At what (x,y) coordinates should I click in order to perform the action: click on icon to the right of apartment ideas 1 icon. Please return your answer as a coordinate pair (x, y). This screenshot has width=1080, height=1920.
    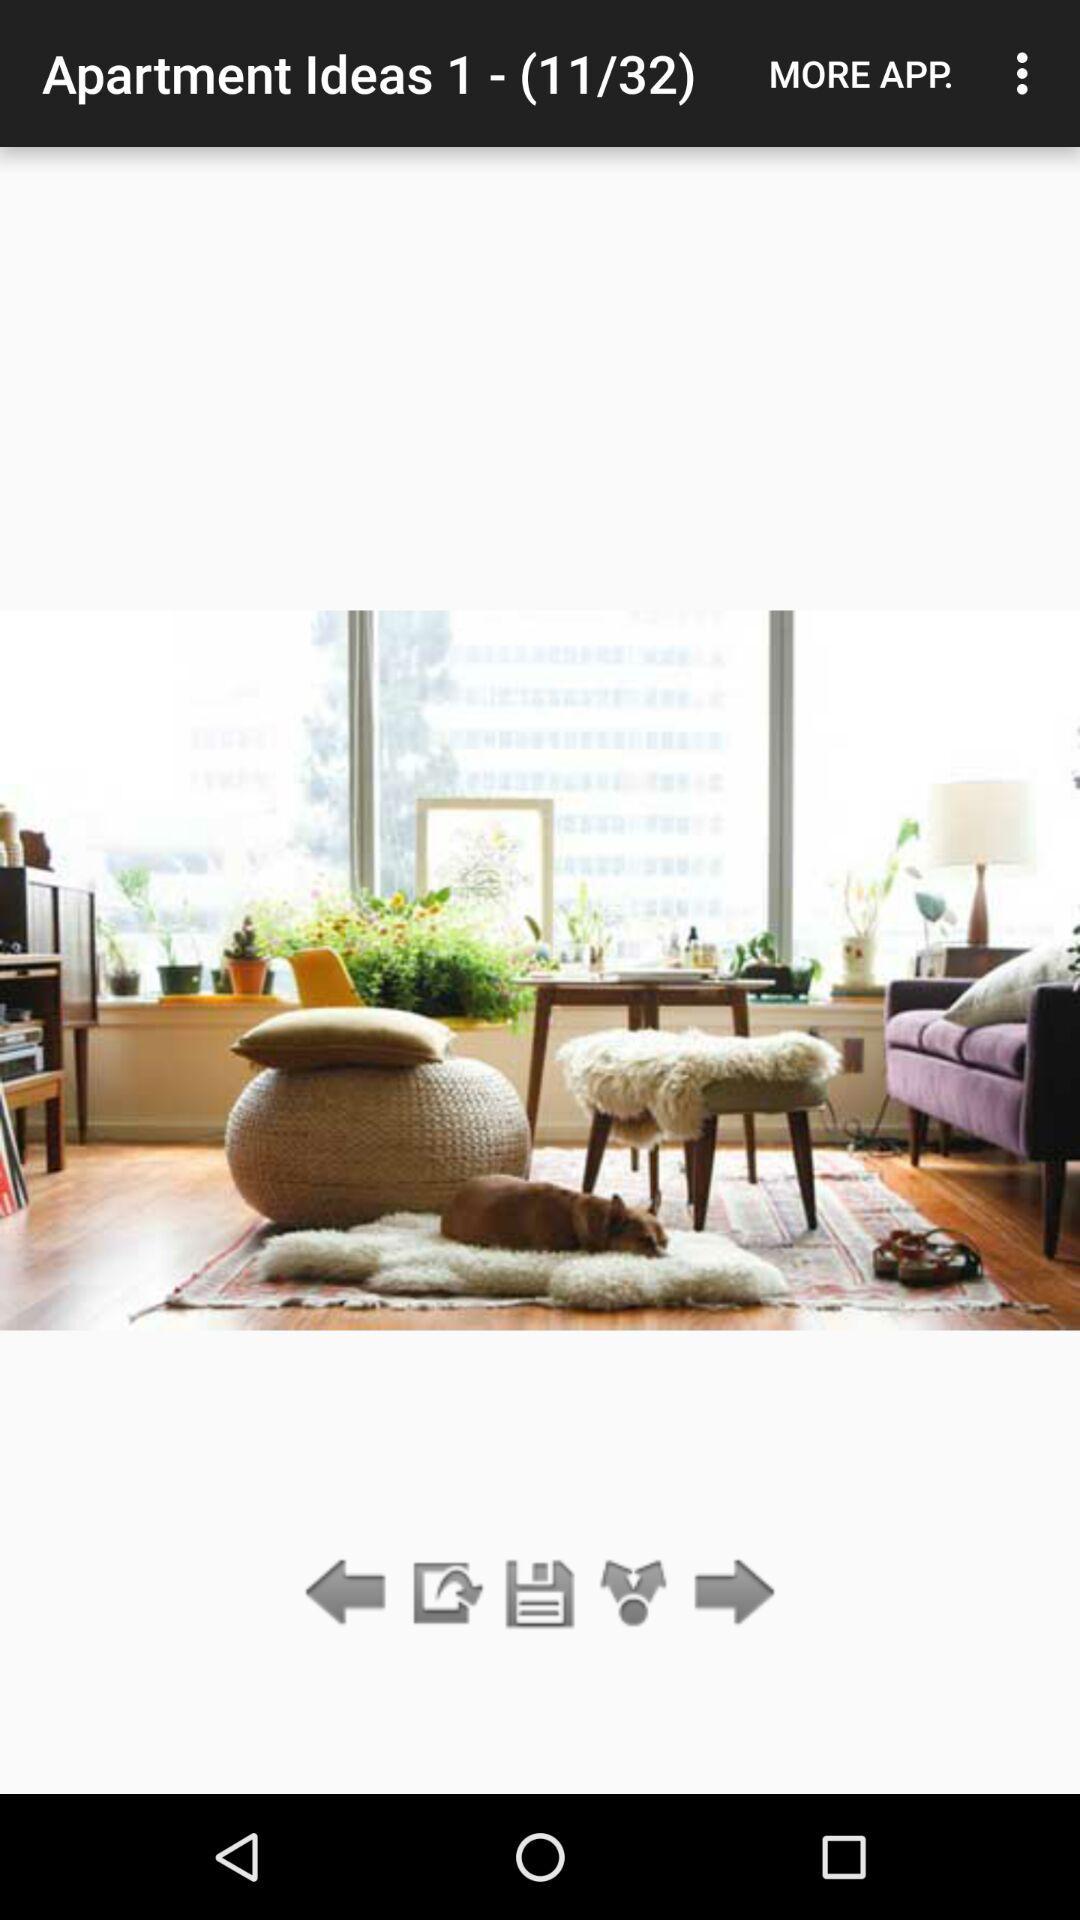
    Looking at the image, I should click on (860, 73).